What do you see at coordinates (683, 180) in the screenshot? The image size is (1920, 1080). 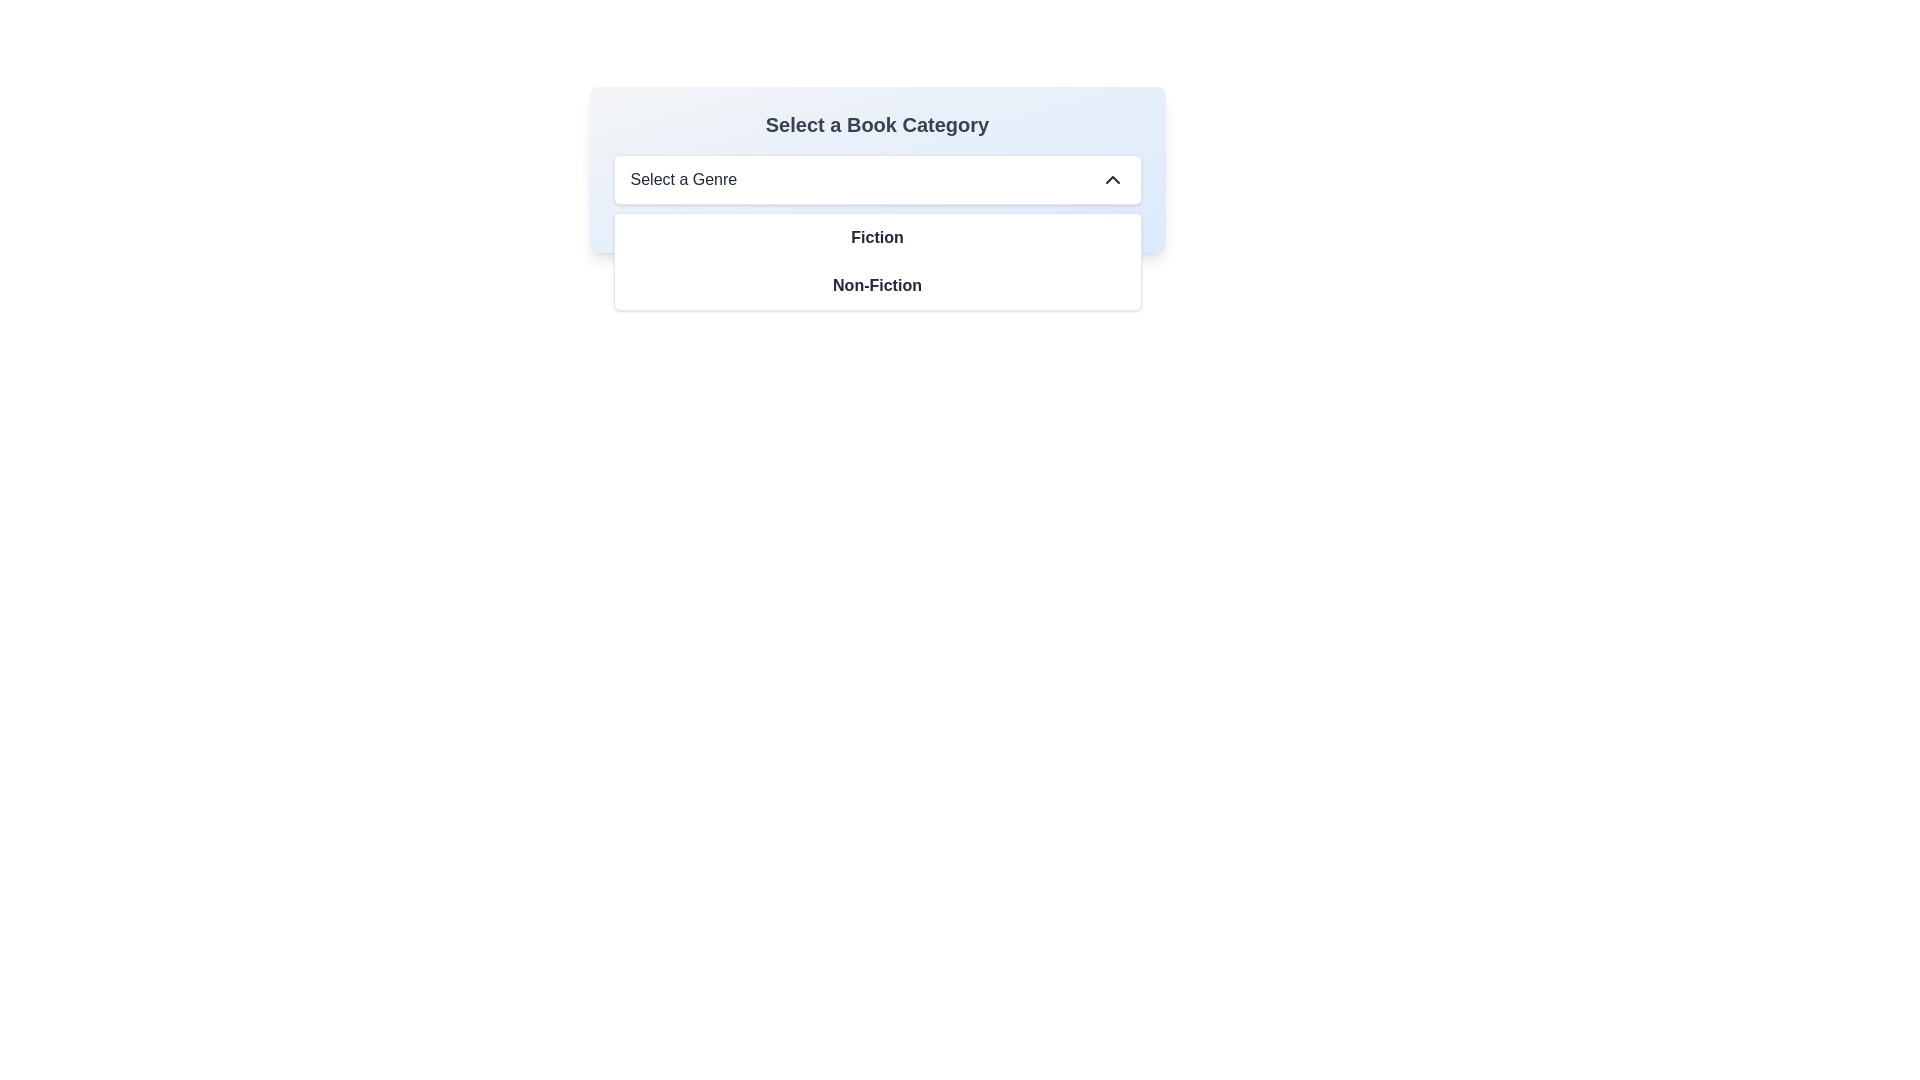 I see `the static text label in the dropdown menu that guides the user to select a genre, highlighting it` at bounding box center [683, 180].